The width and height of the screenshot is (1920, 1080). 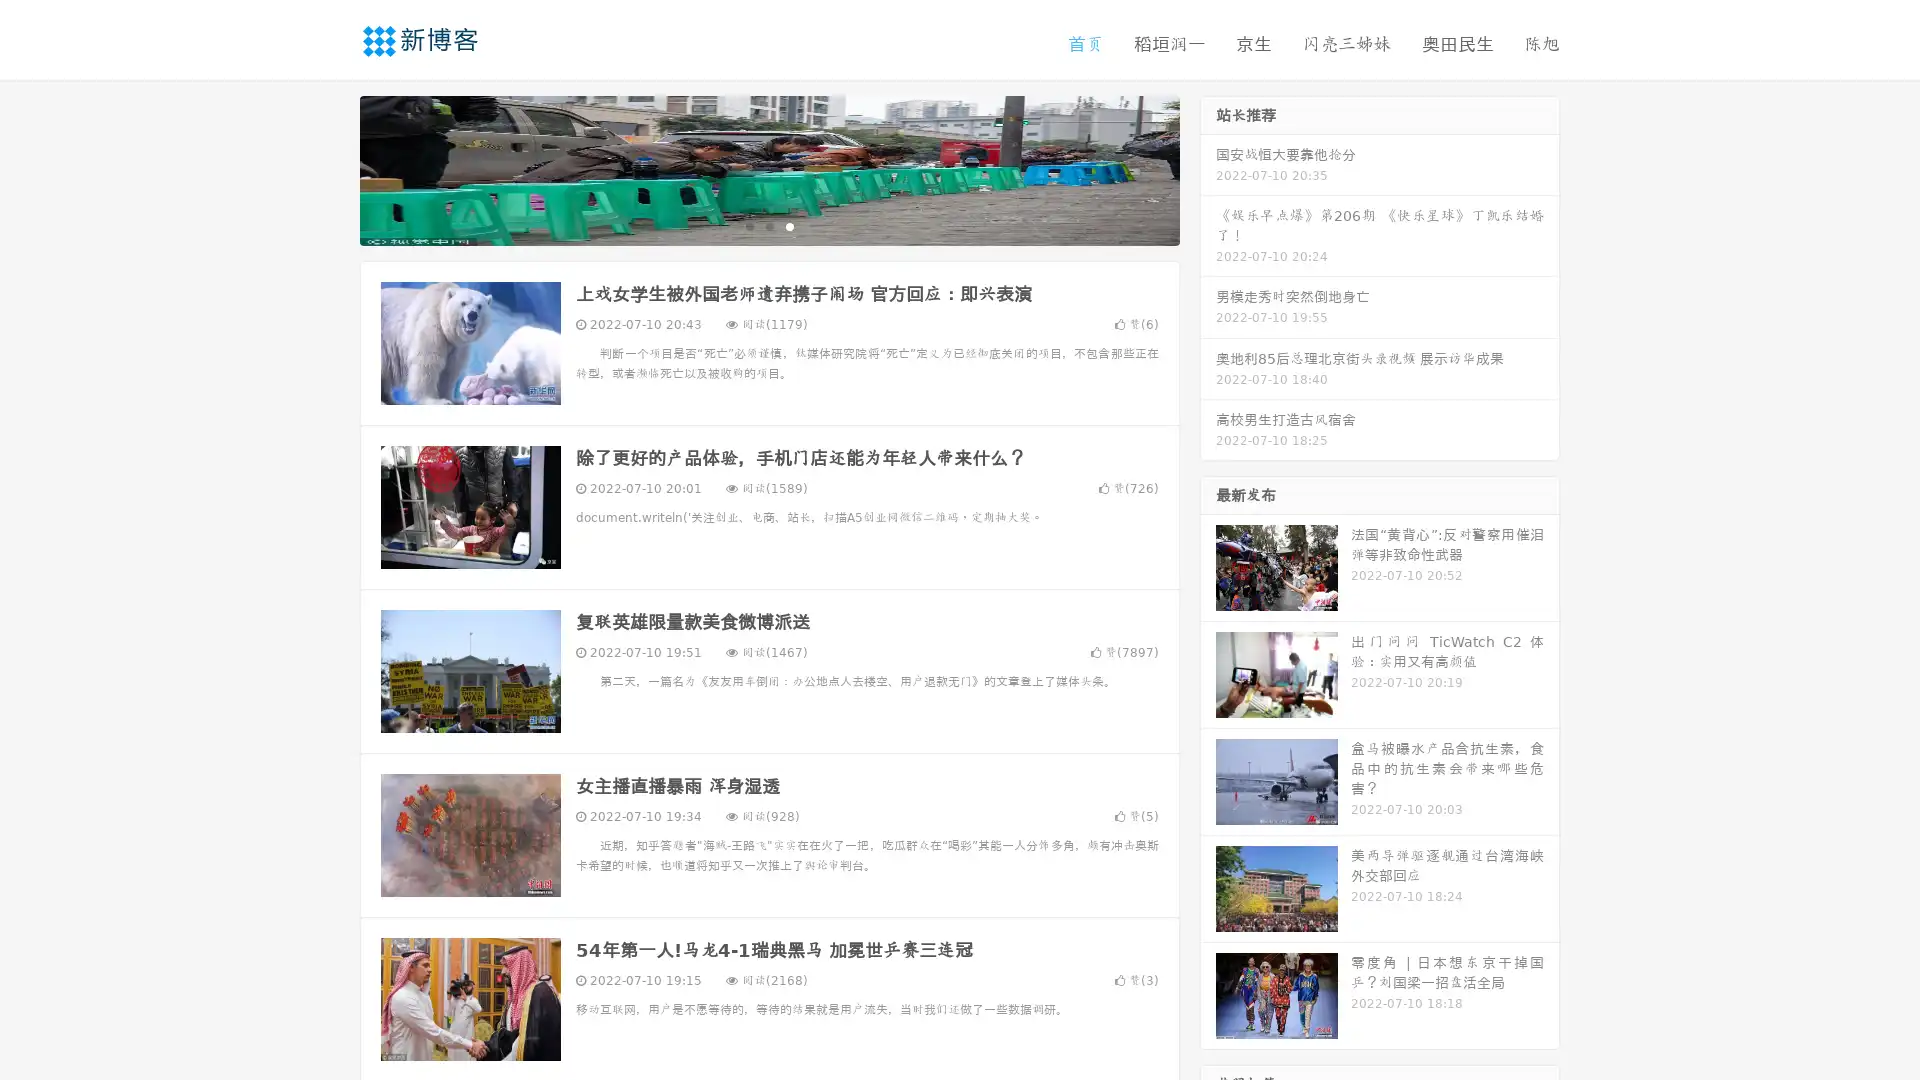 I want to click on Next slide, so click(x=1208, y=168).